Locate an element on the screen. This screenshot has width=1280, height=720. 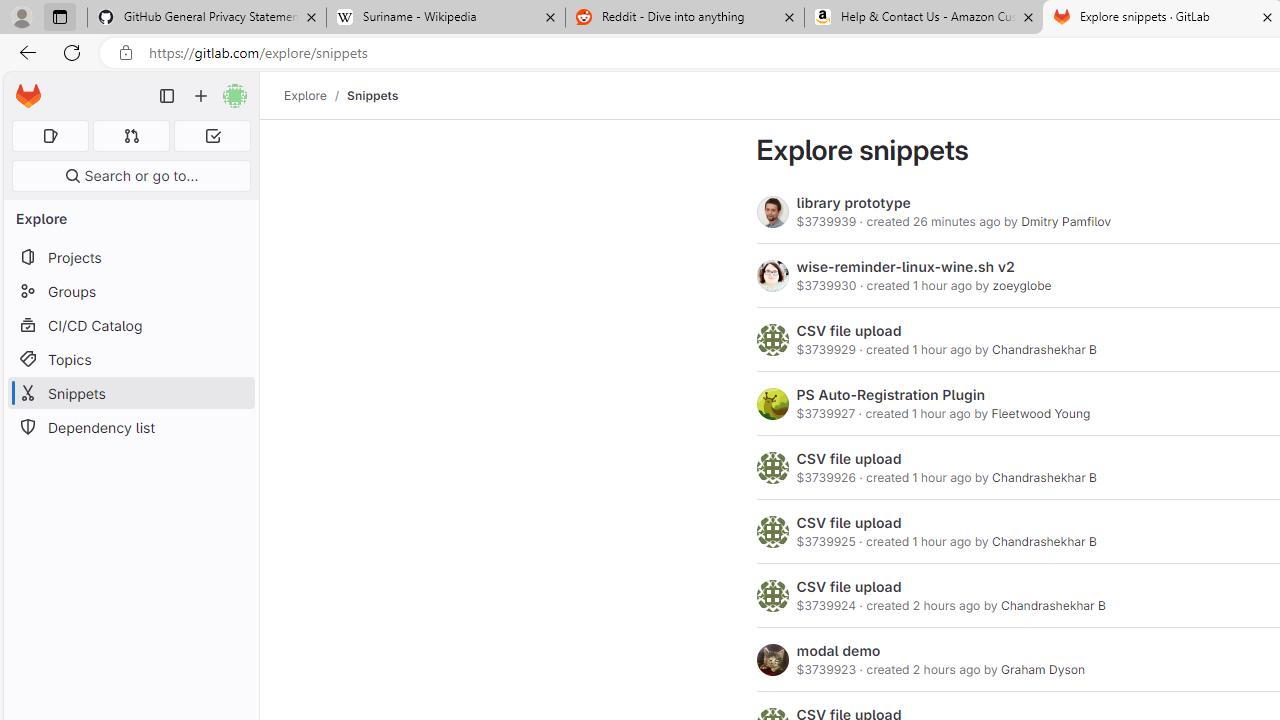
'Dependency list' is located at coordinates (130, 426).